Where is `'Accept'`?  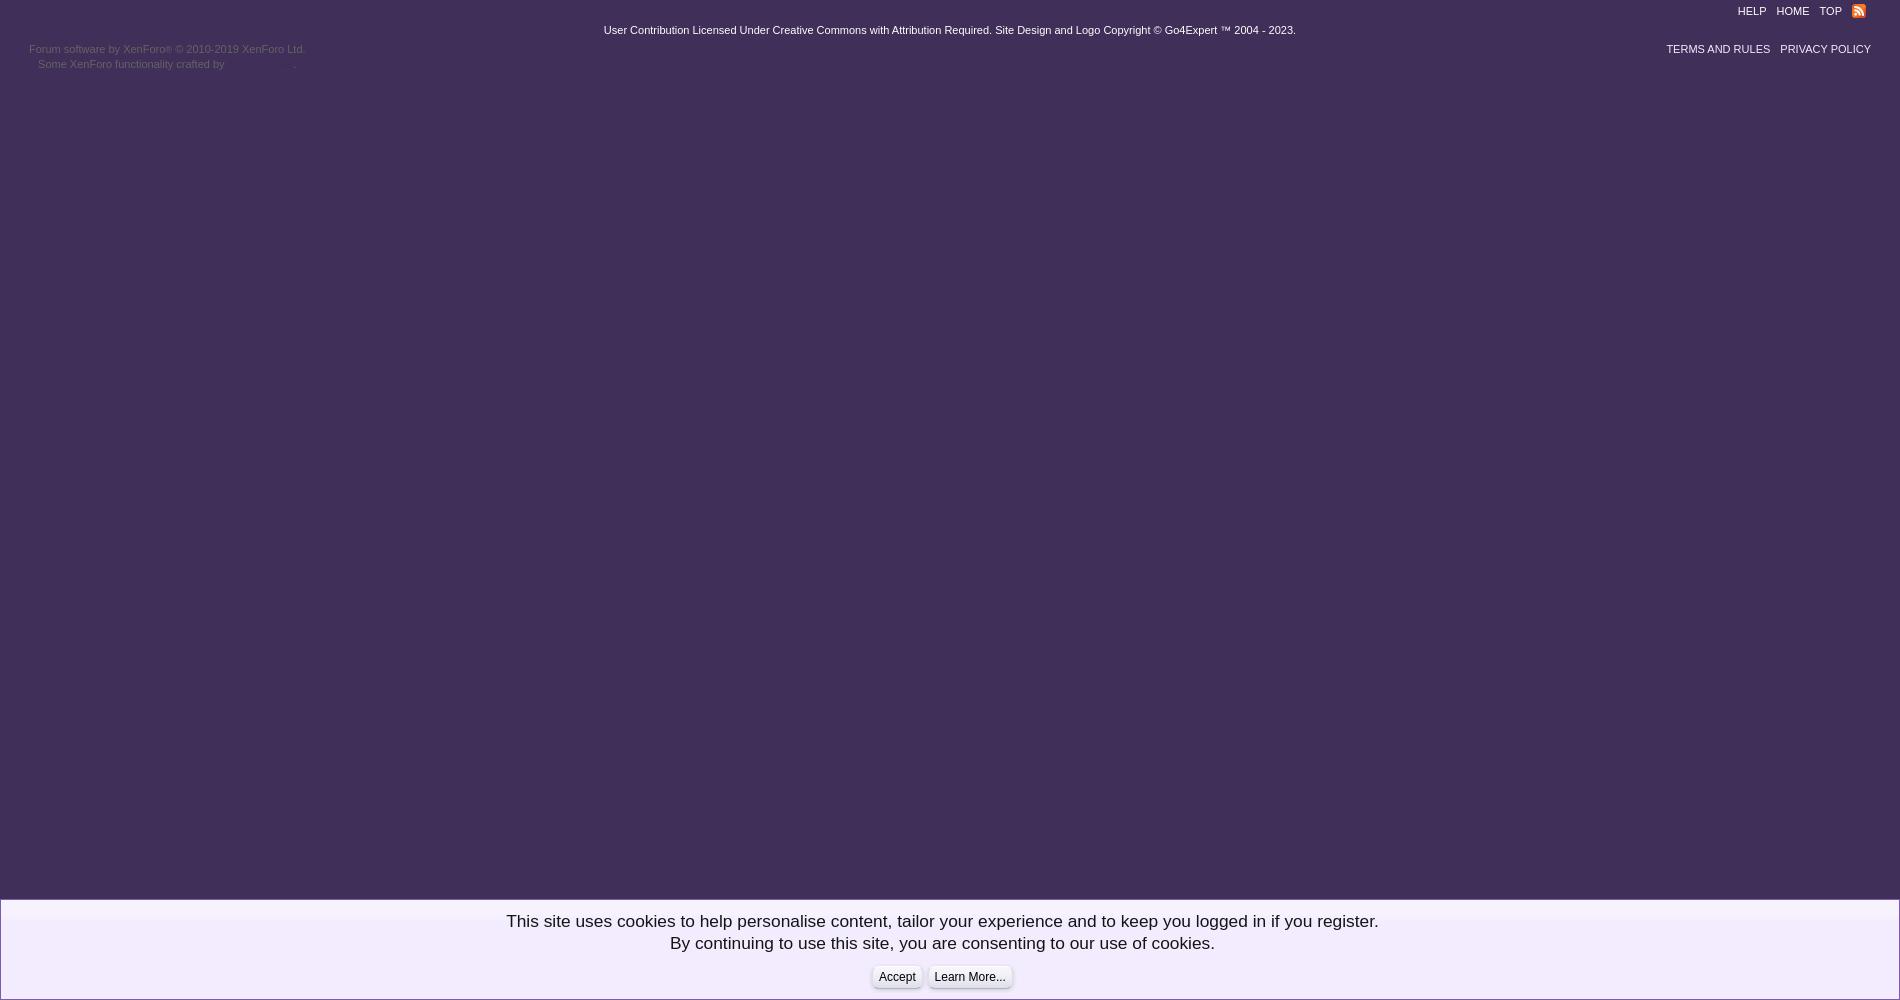 'Accept' is located at coordinates (877, 976).